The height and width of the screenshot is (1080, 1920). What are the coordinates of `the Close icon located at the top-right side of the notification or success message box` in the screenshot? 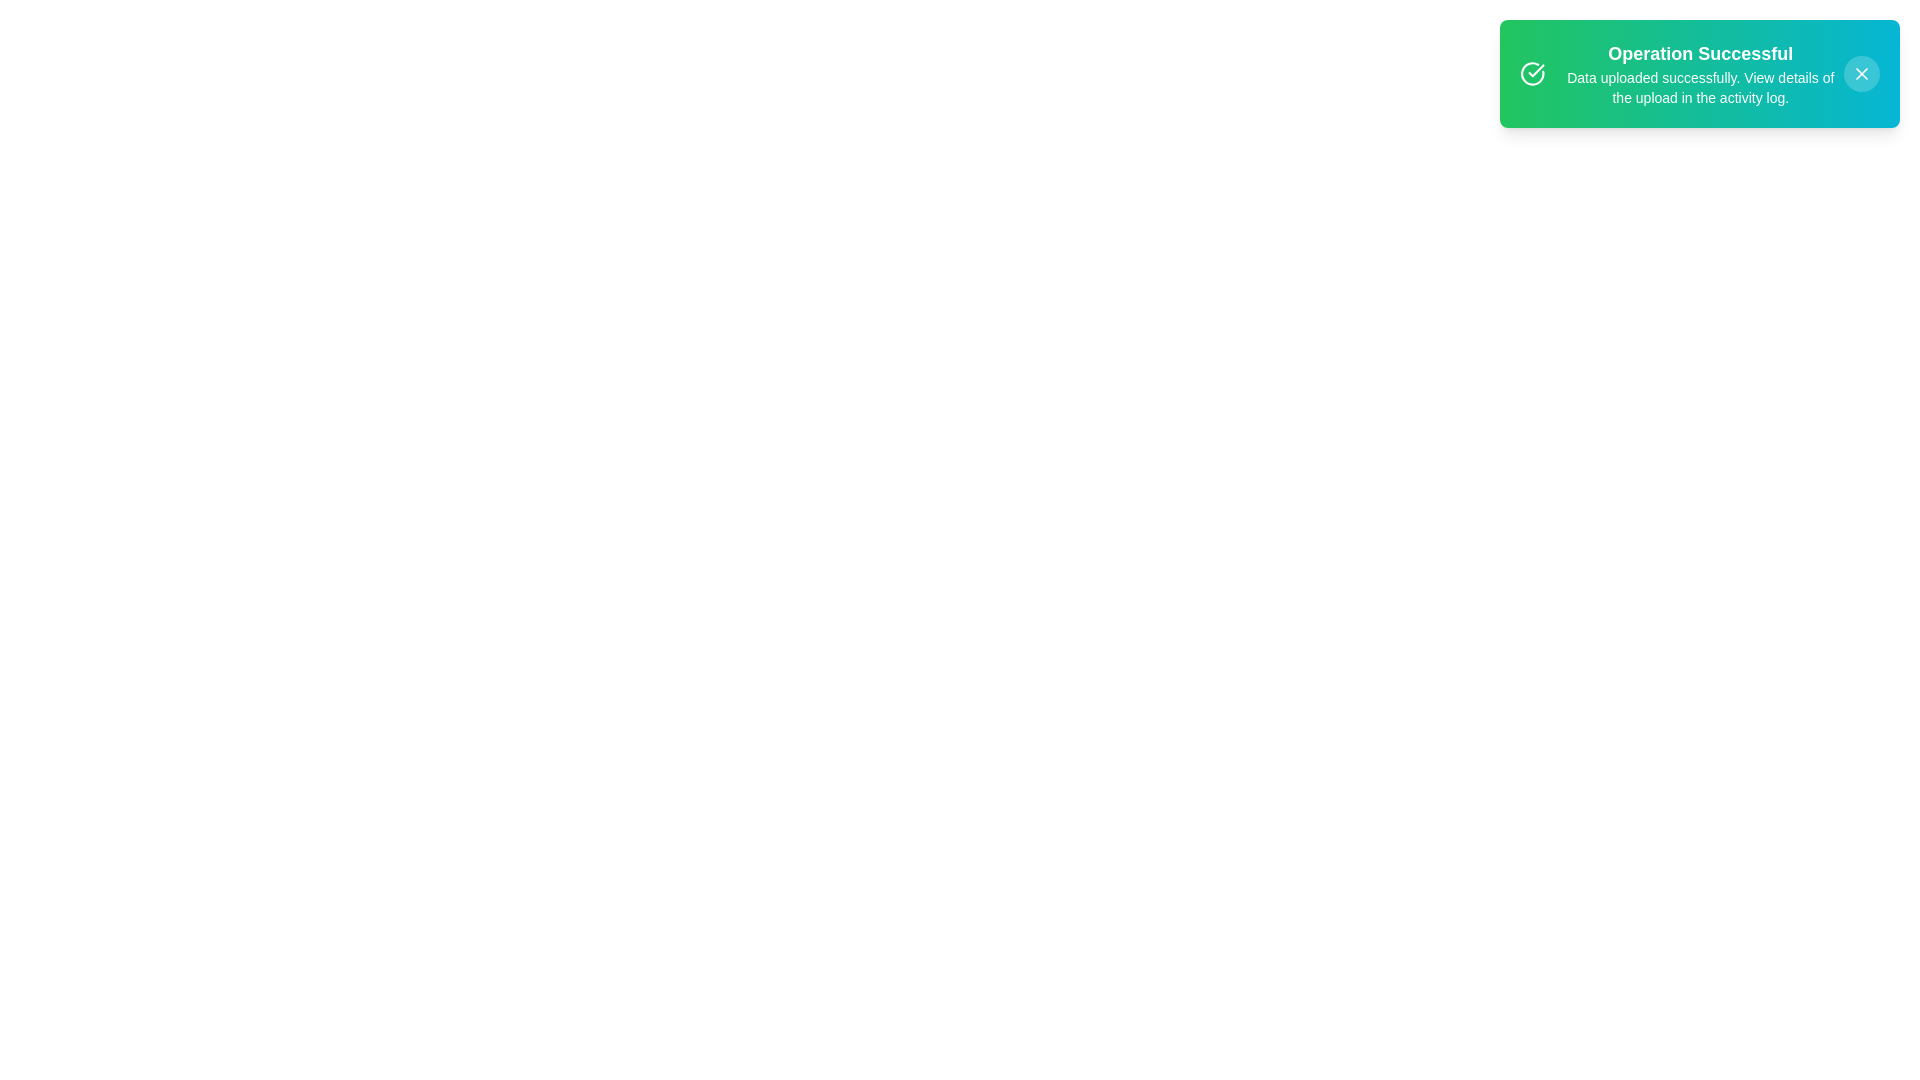 It's located at (1861, 72).